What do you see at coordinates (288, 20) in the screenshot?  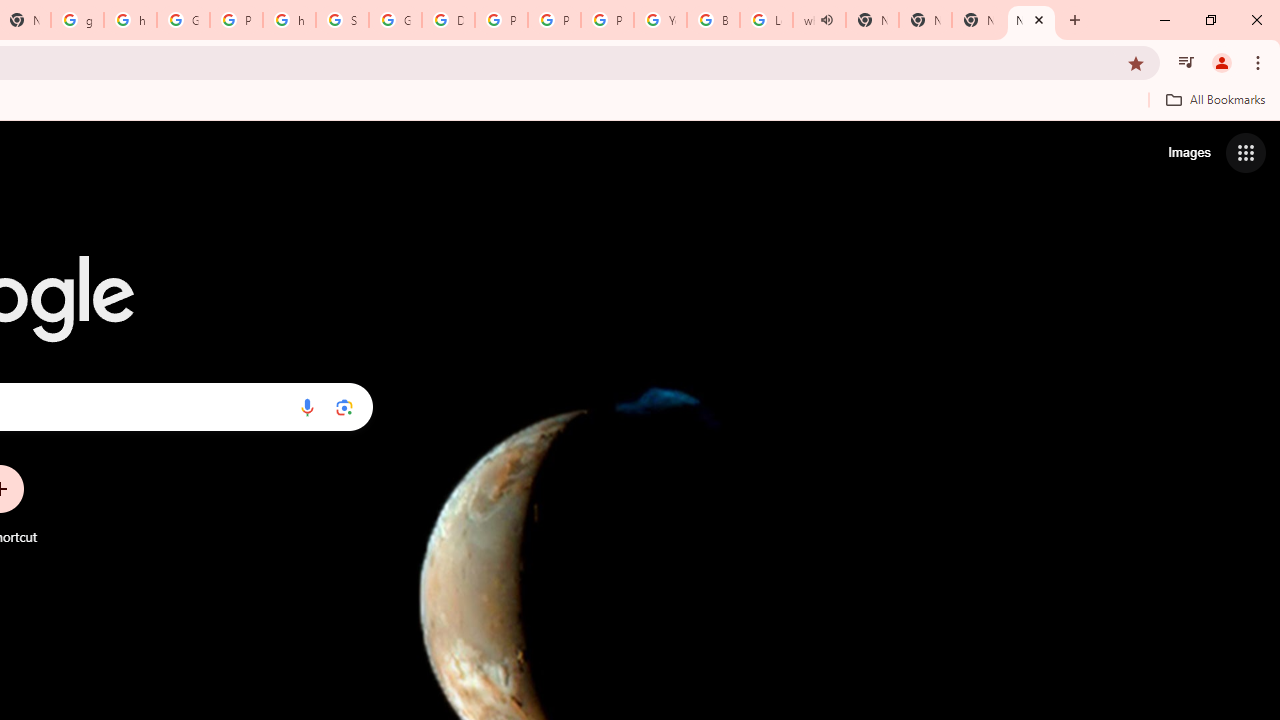 I see `'https://scholar.google.com/'` at bounding box center [288, 20].